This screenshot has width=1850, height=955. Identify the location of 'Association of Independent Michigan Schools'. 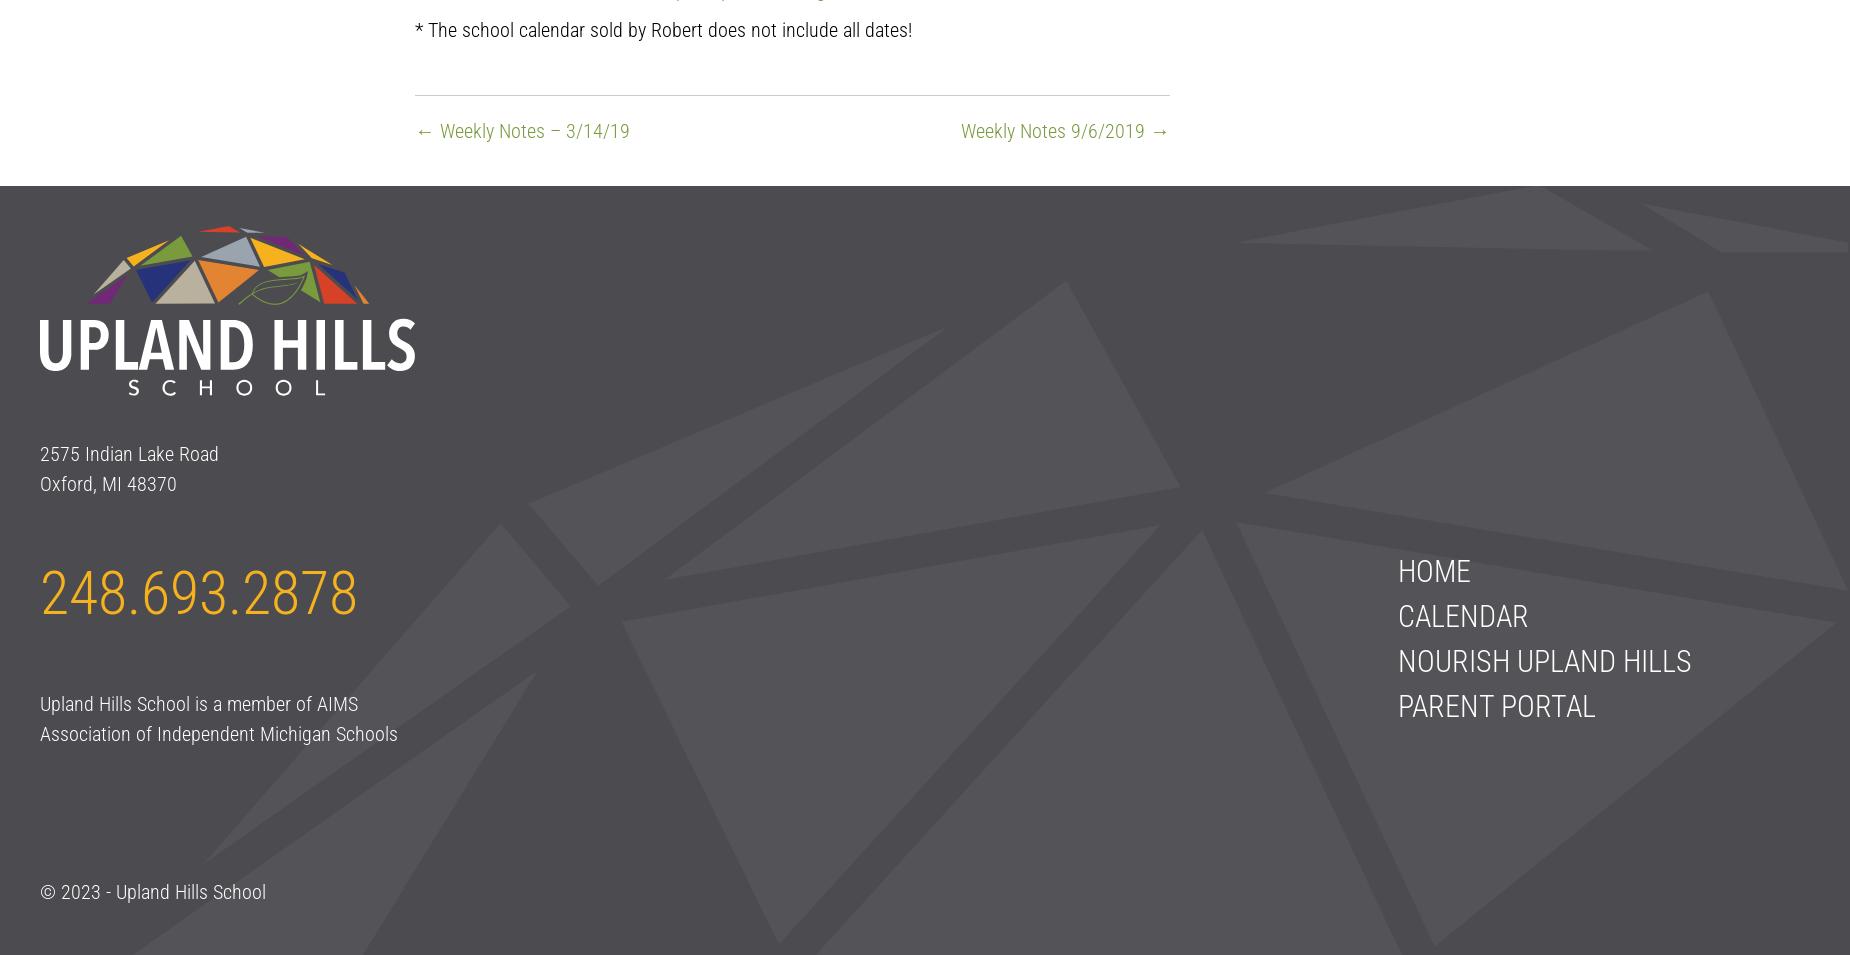
(218, 733).